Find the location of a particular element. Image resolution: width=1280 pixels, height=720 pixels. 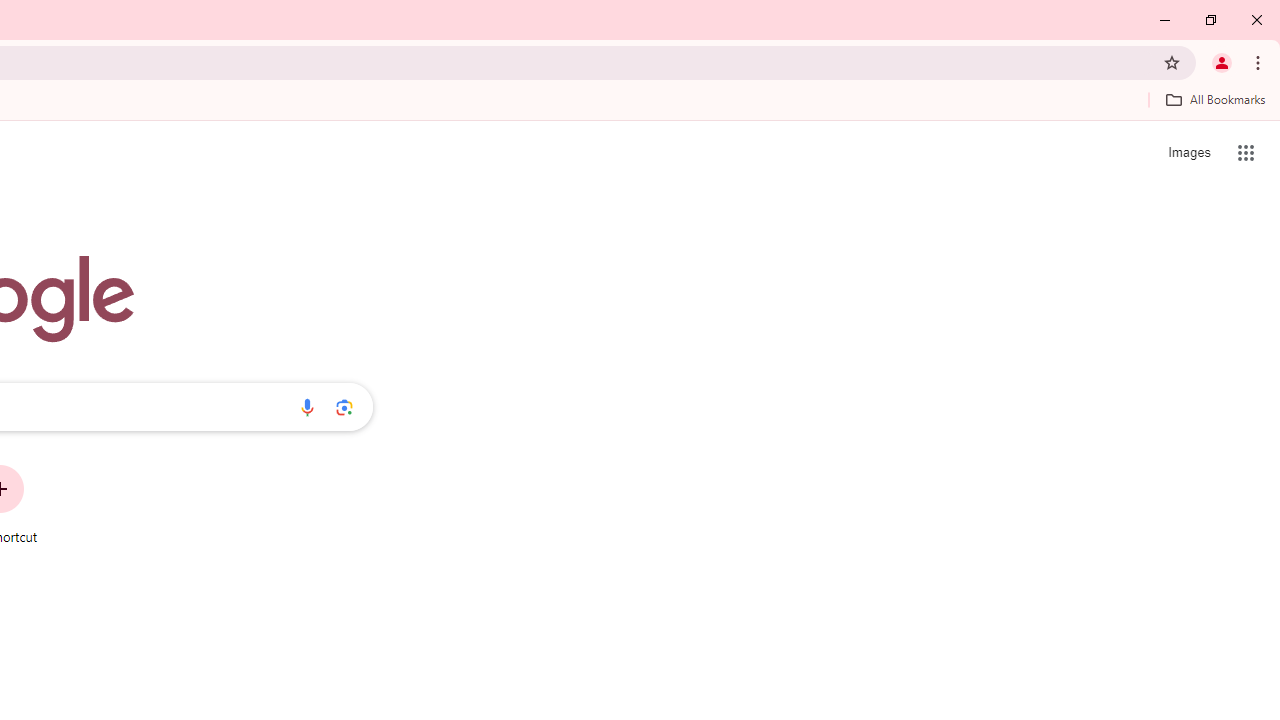

'Search by image' is located at coordinates (344, 406).